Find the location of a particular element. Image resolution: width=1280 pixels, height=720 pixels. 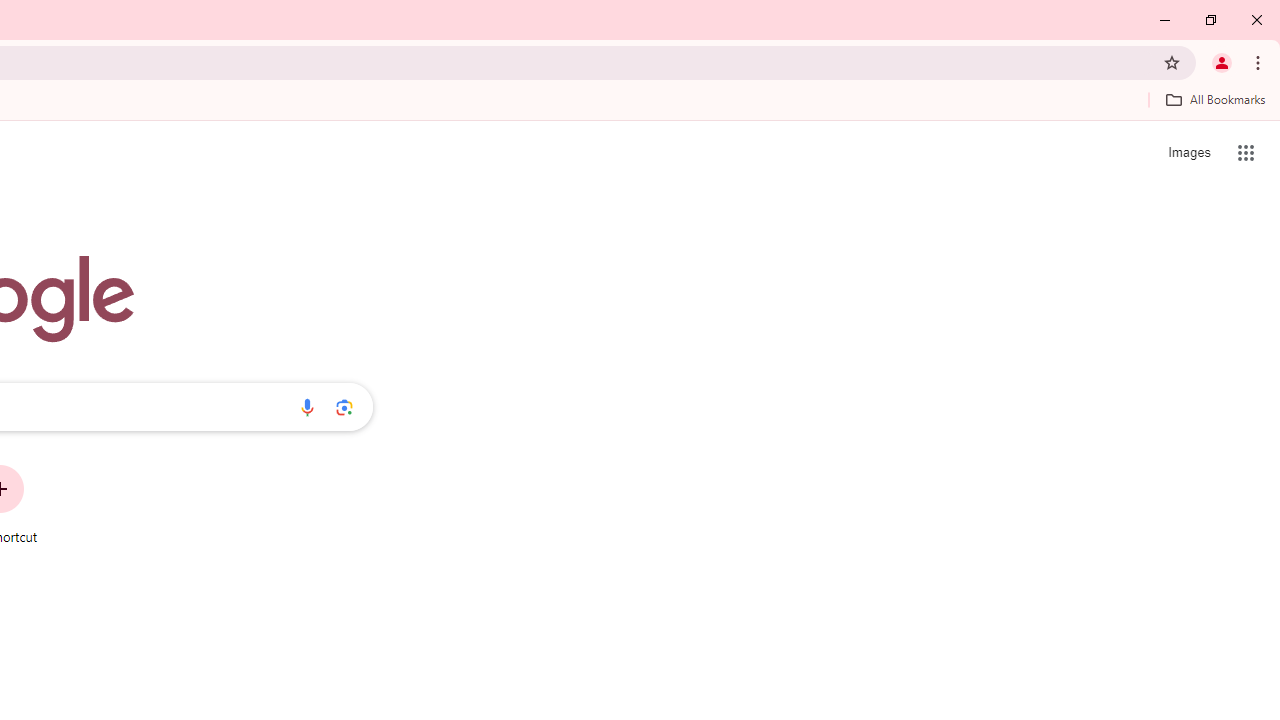

'Search by image' is located at coordinates (344, 406).